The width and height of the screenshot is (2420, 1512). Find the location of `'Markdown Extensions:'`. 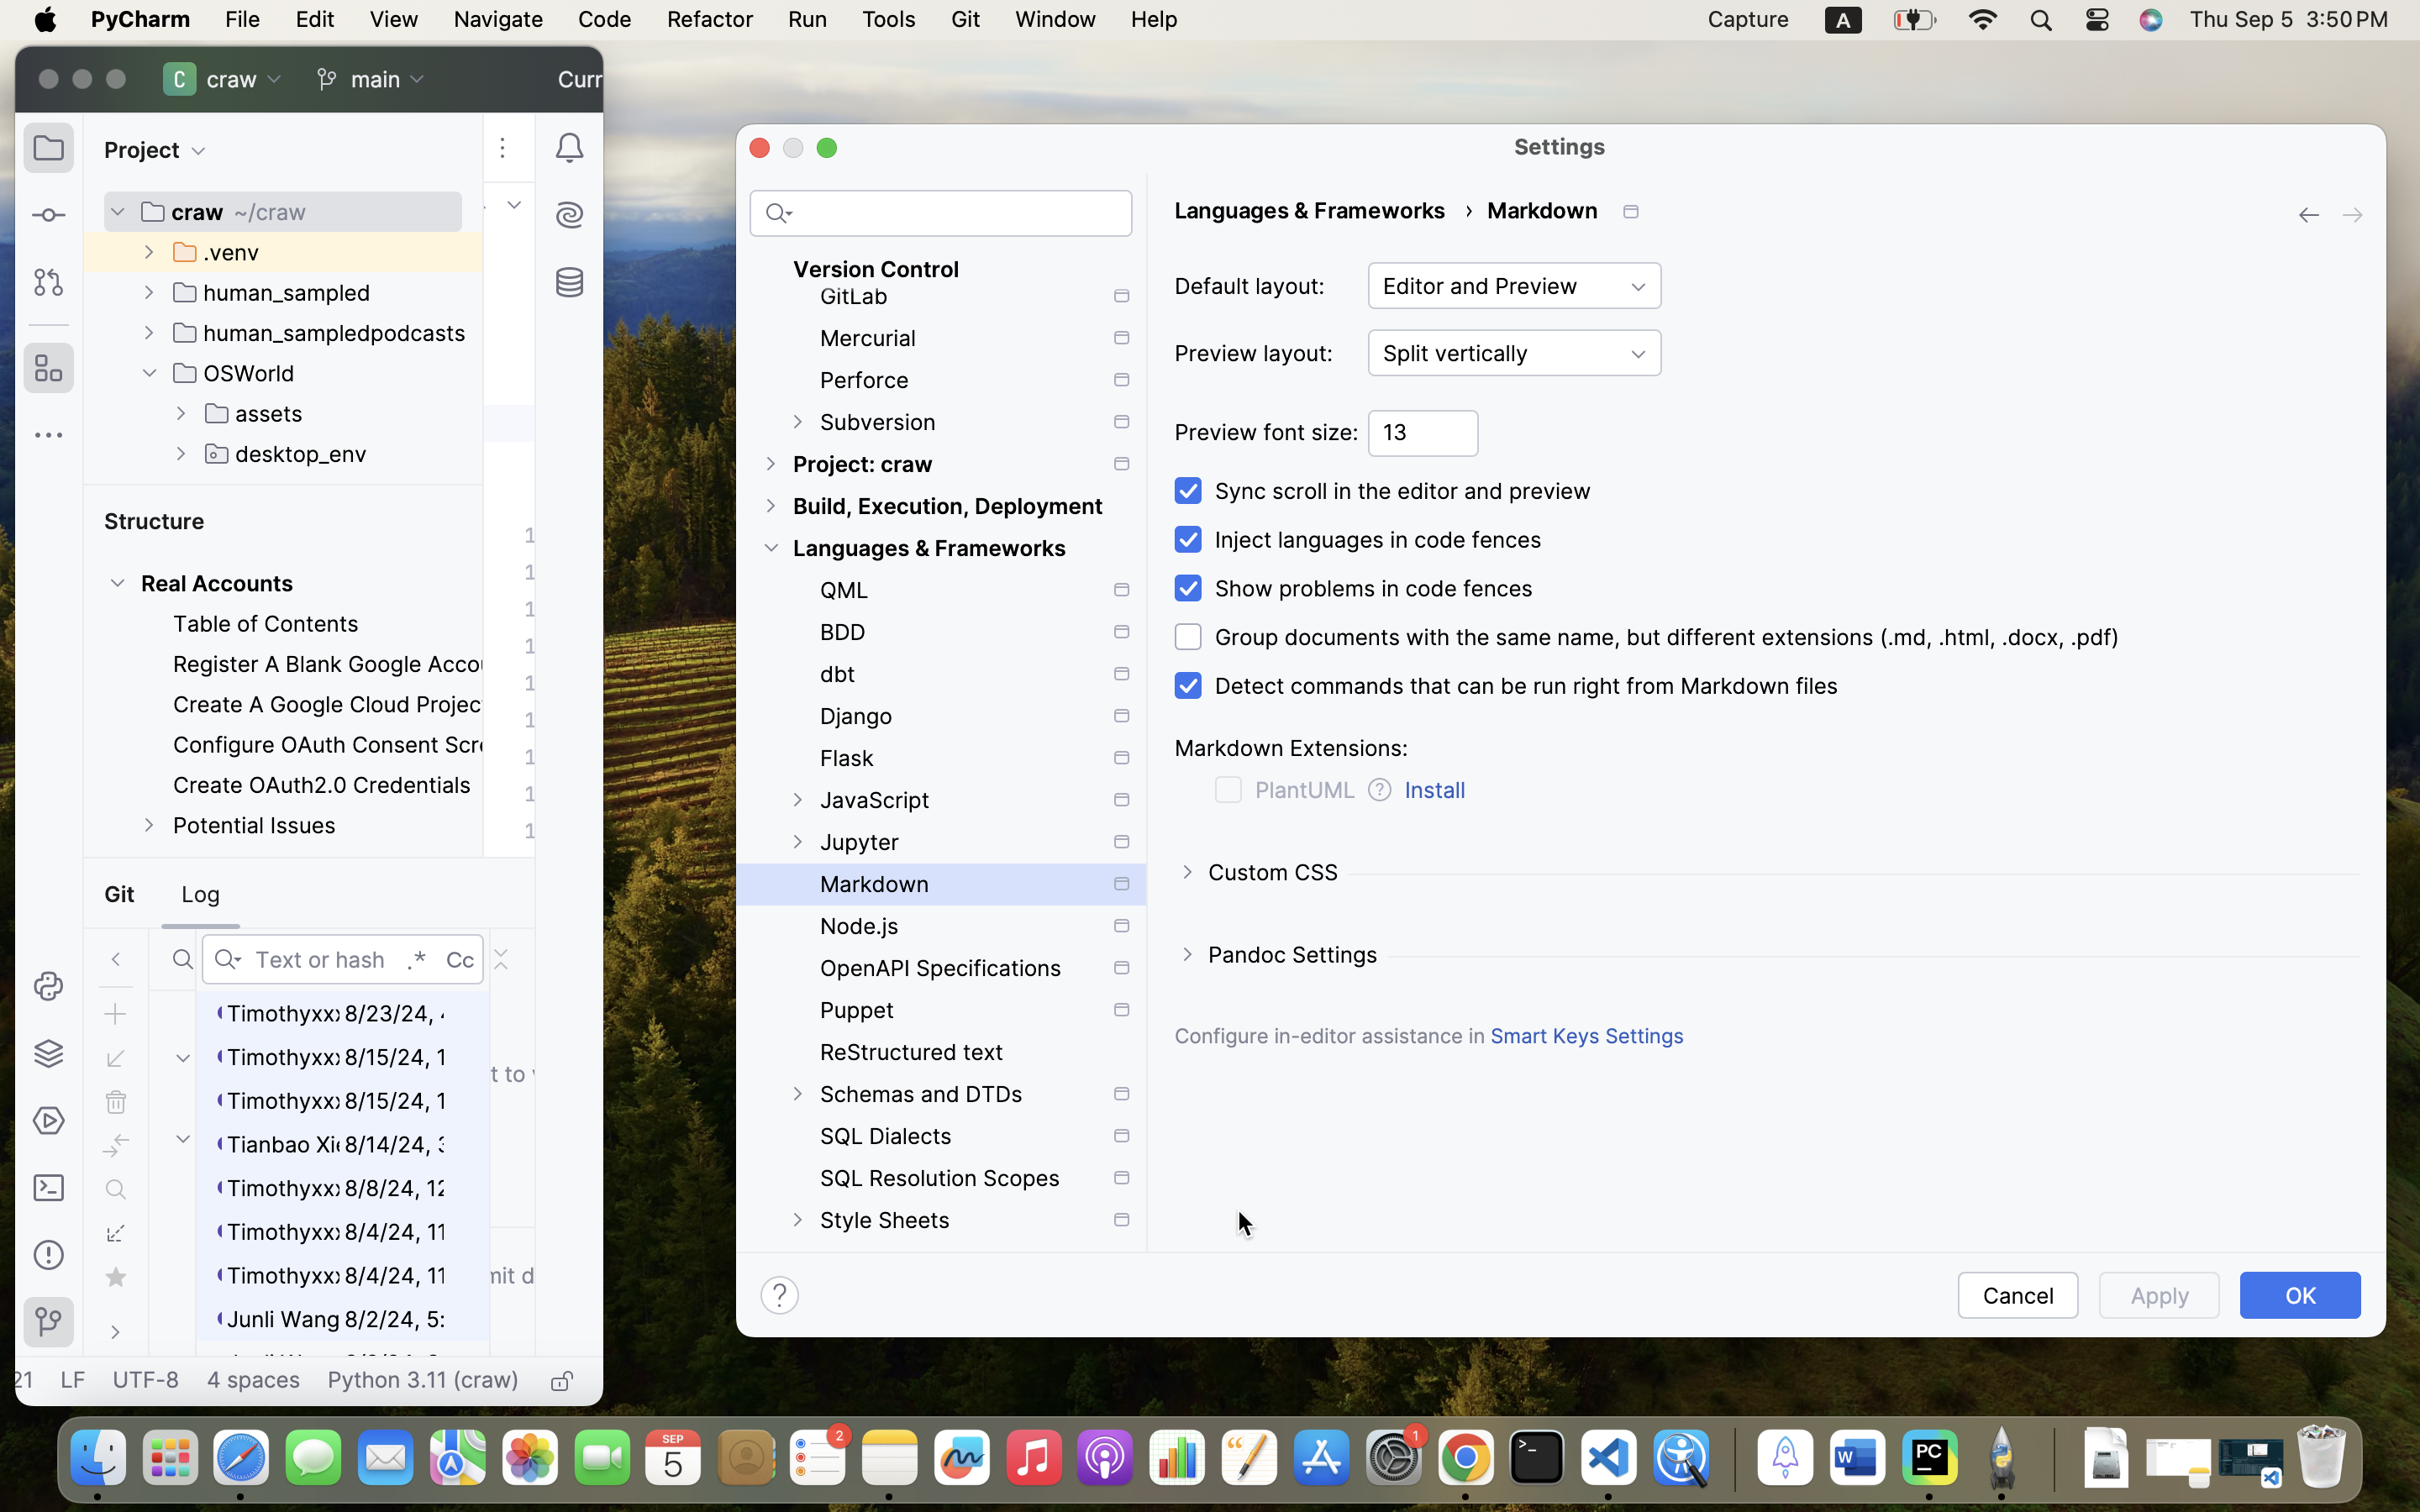

'Markdown Extensions:' is located at coordinates (1292, 748).